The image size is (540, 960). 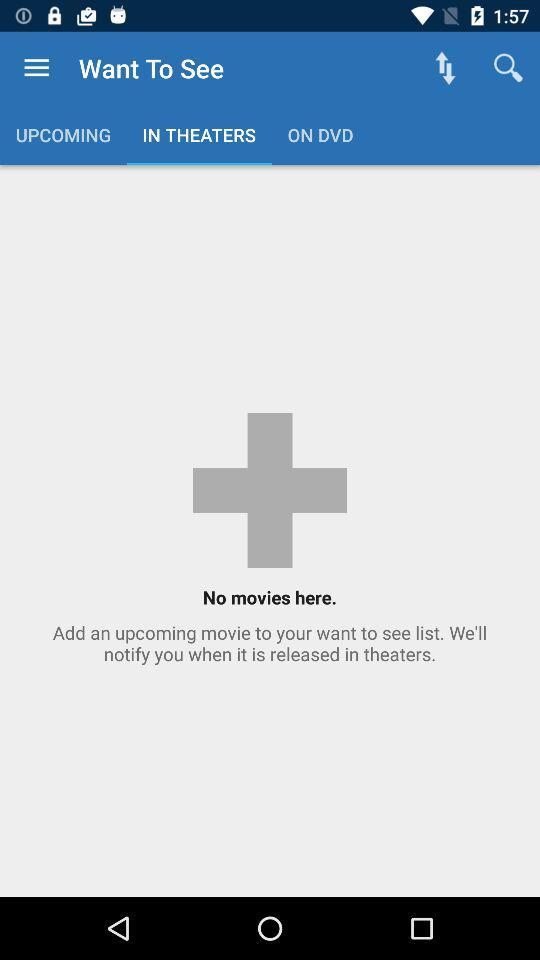 I want to click on the item next to the want to see item, so click(x=36, y=68).